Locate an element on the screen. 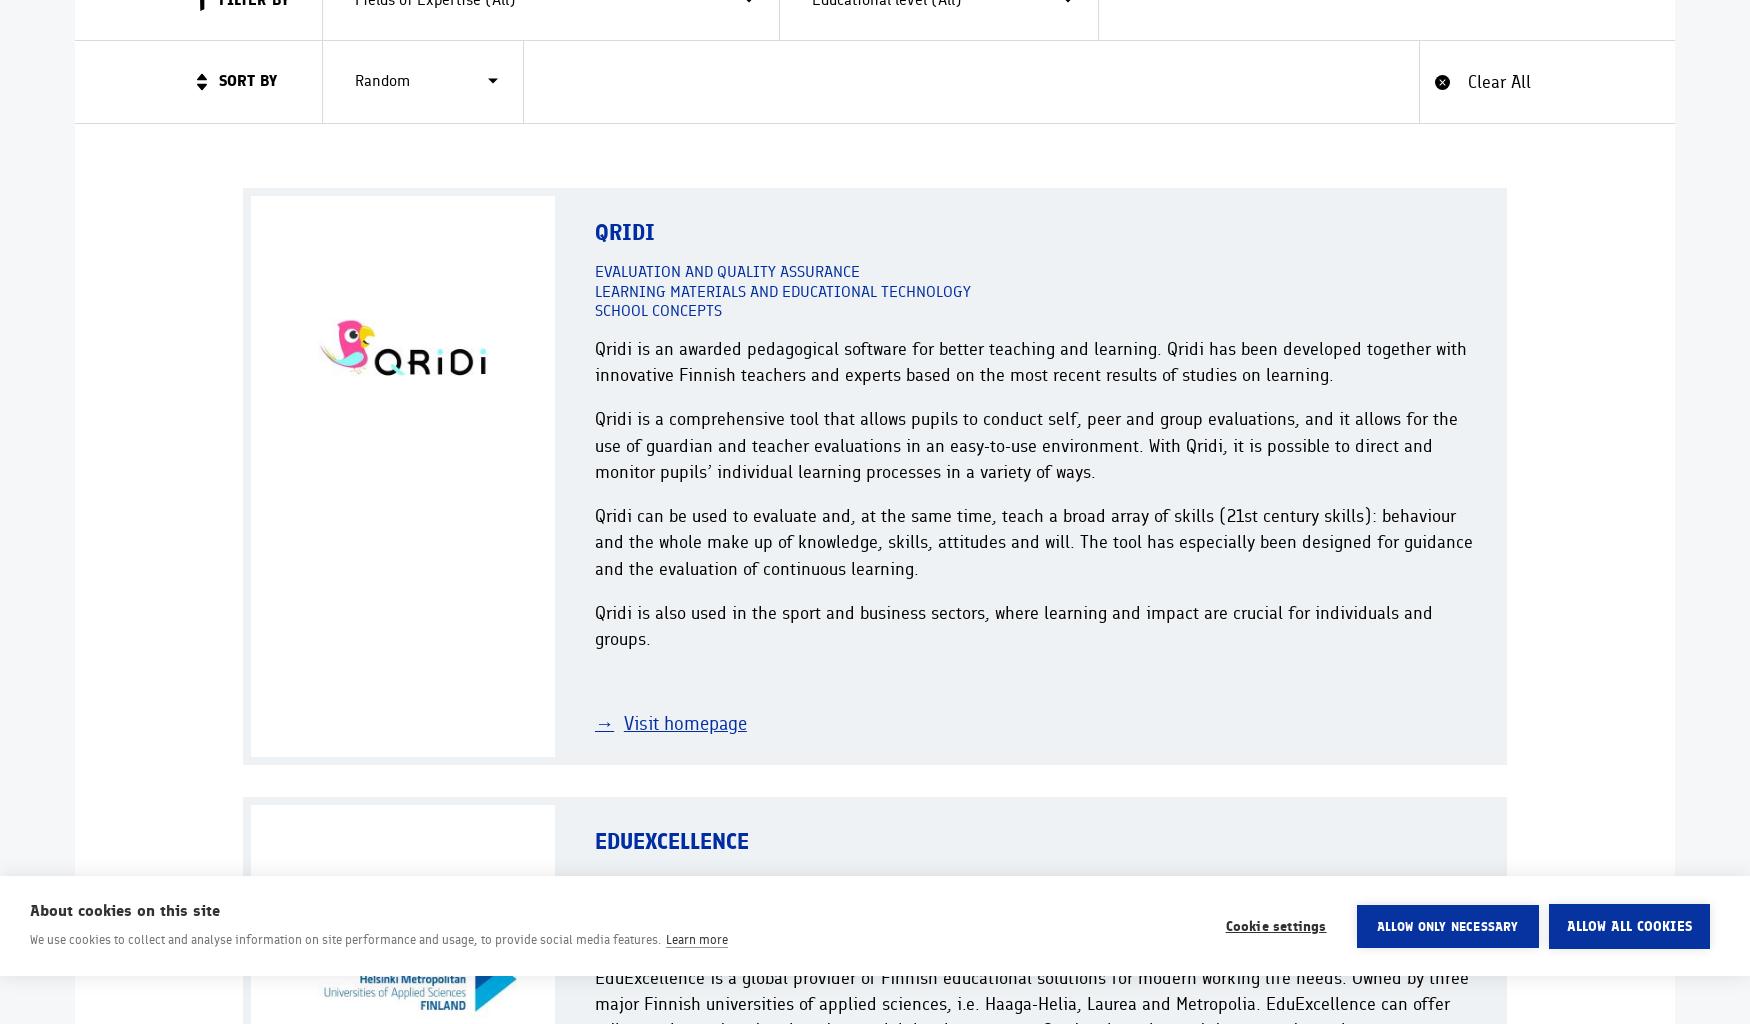 This screenshot has height=1024, width=1750. 'Educational reforms' is located at coordinates (675, 898).